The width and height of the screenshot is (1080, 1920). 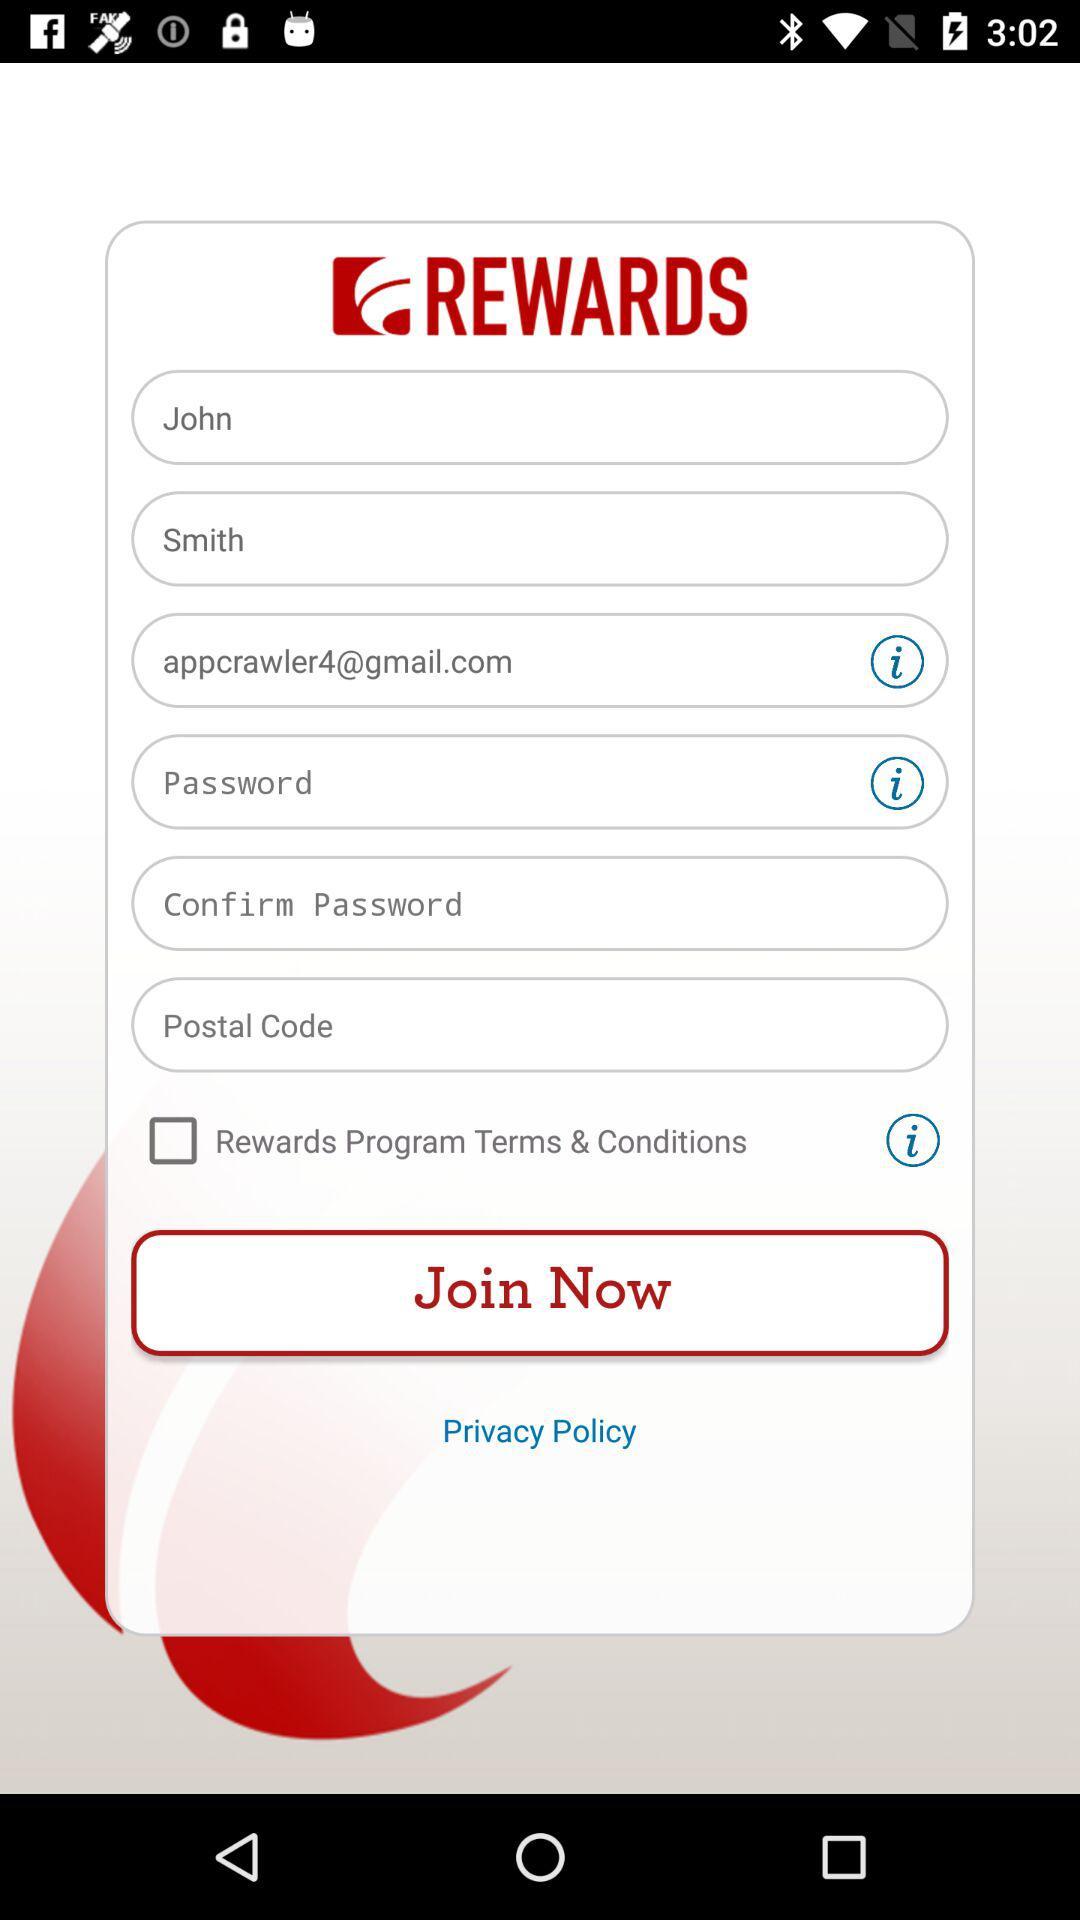 What do you see at coordinates (540, 1024) in the screenshot?
I see `postal code here` at bounding box center [540, 1024].